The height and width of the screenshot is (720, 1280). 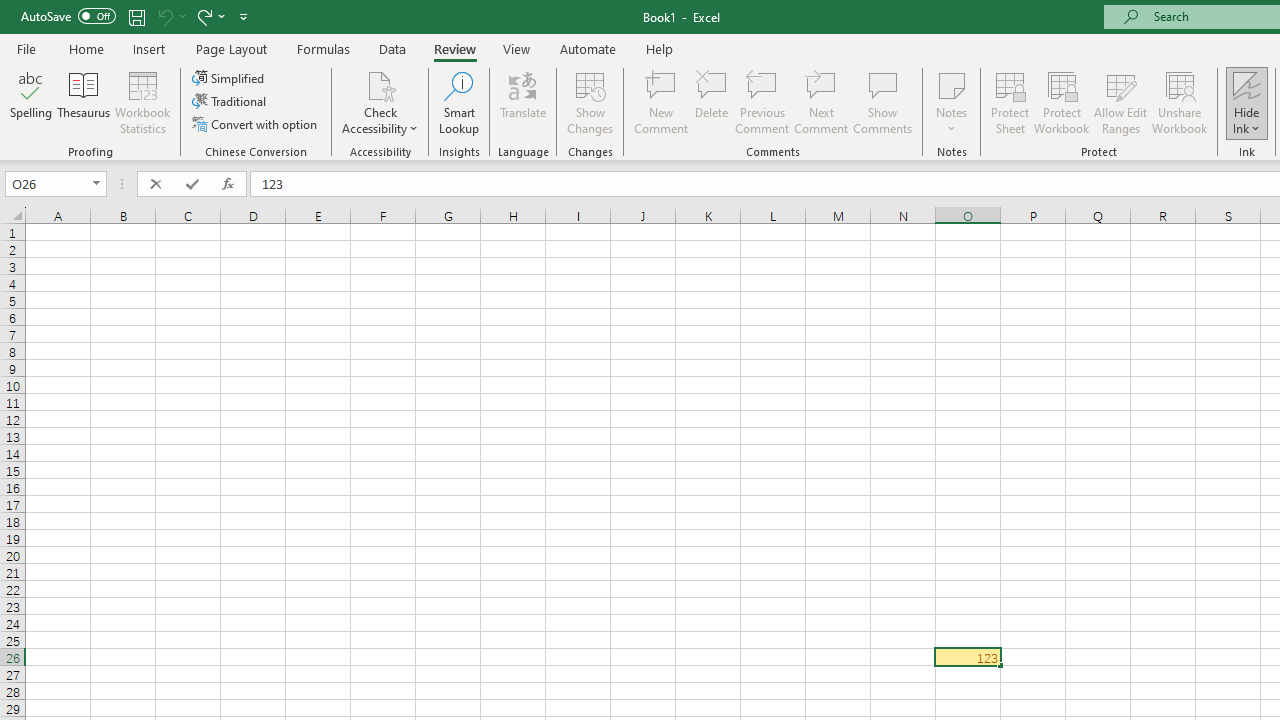 I want to click on 'More Options', so click(x=1246, y=121).